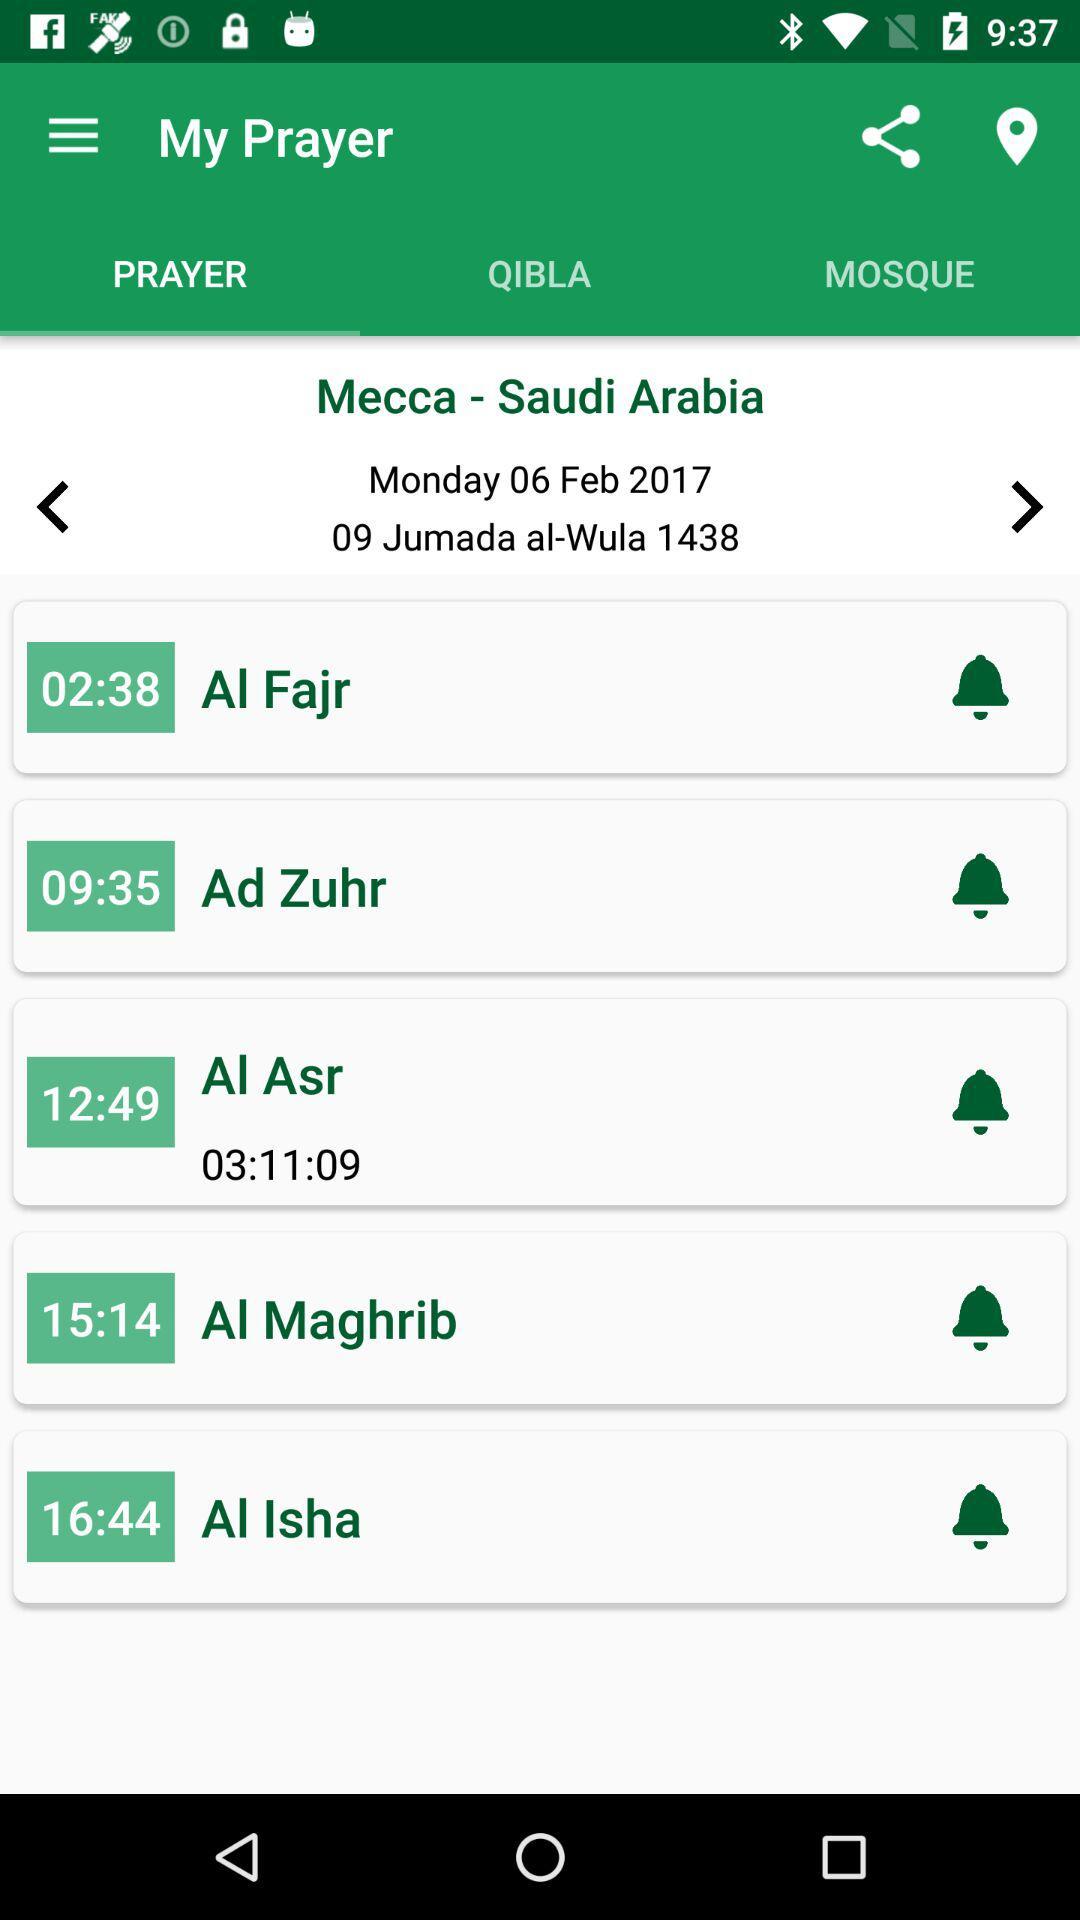 The height and width of the screenshot is (1920, 1080). I want to click on the number left to al fajr, so click(100, 687).